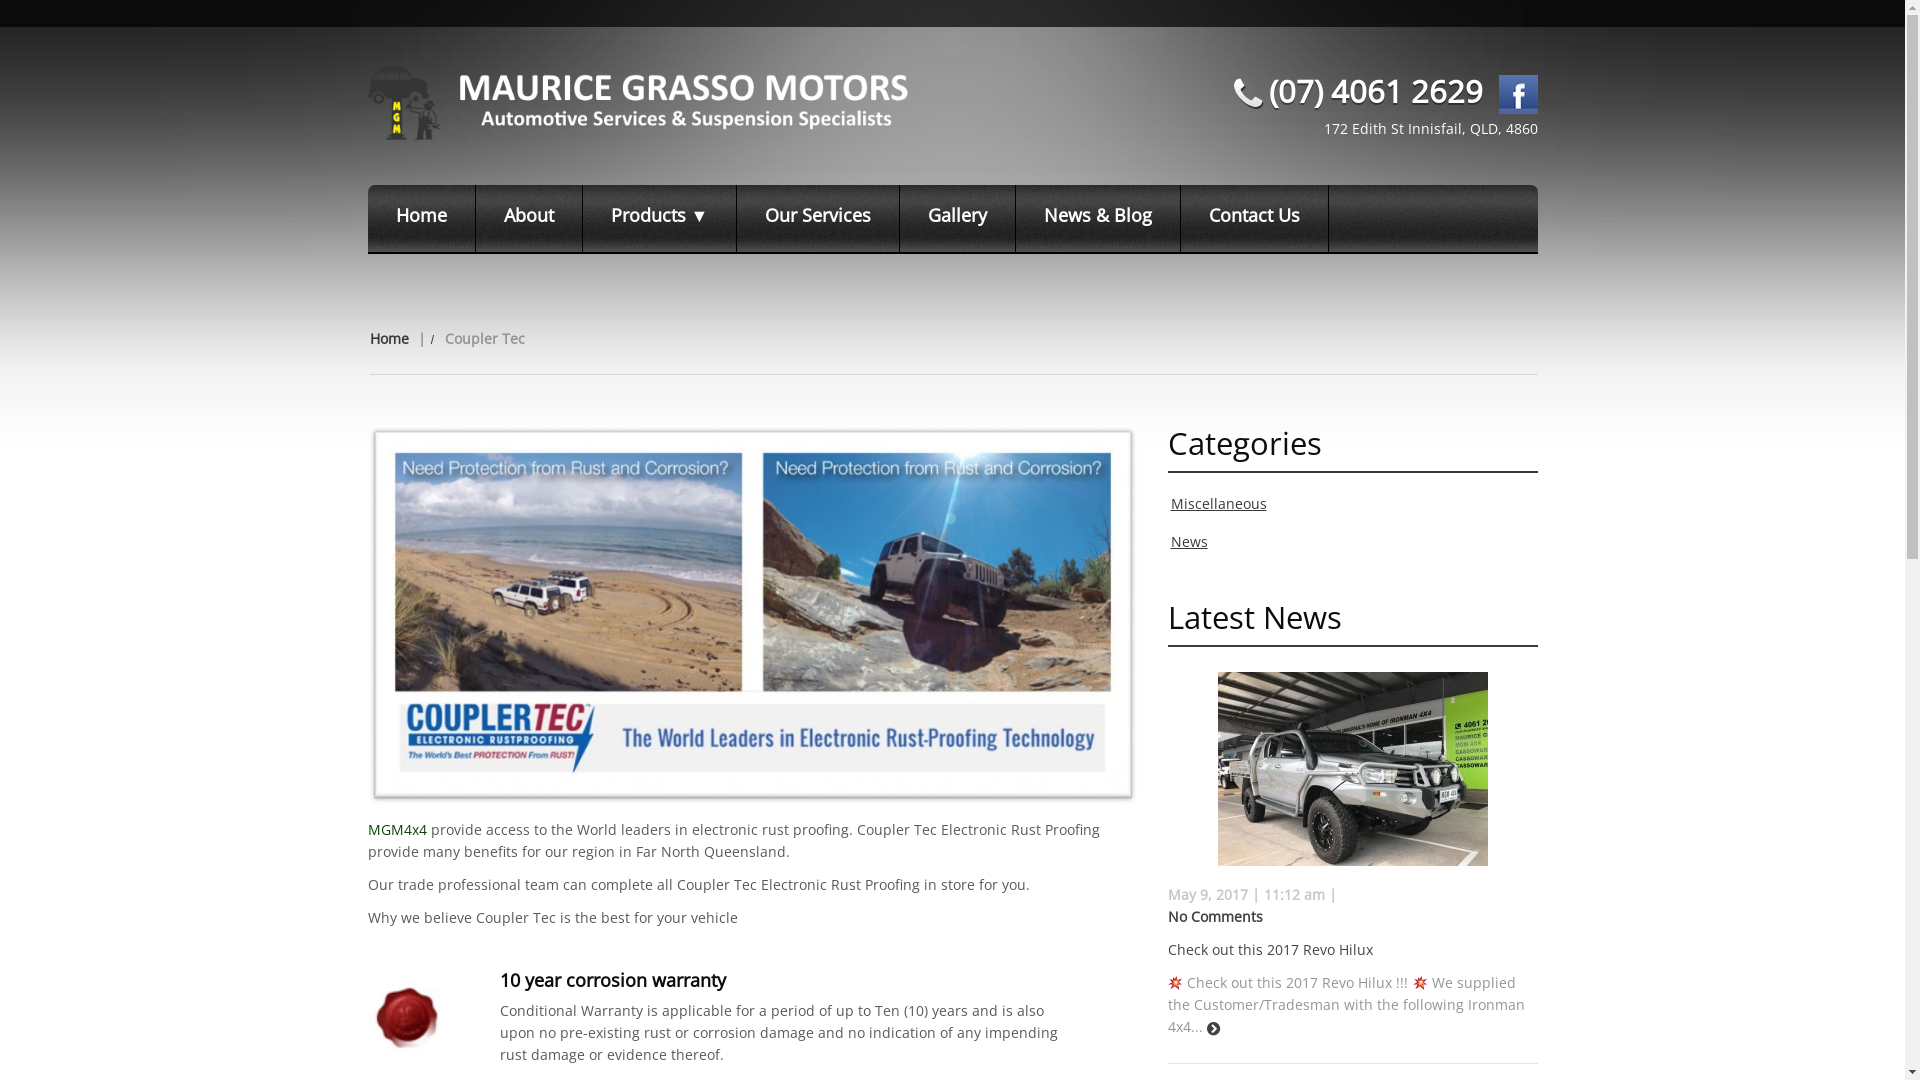 This screenshot has width=1920, height=1080. What do you see at coordinates (1188, 541) in the screenshot?
I see `'News'` at bounding box center [1188, 541].